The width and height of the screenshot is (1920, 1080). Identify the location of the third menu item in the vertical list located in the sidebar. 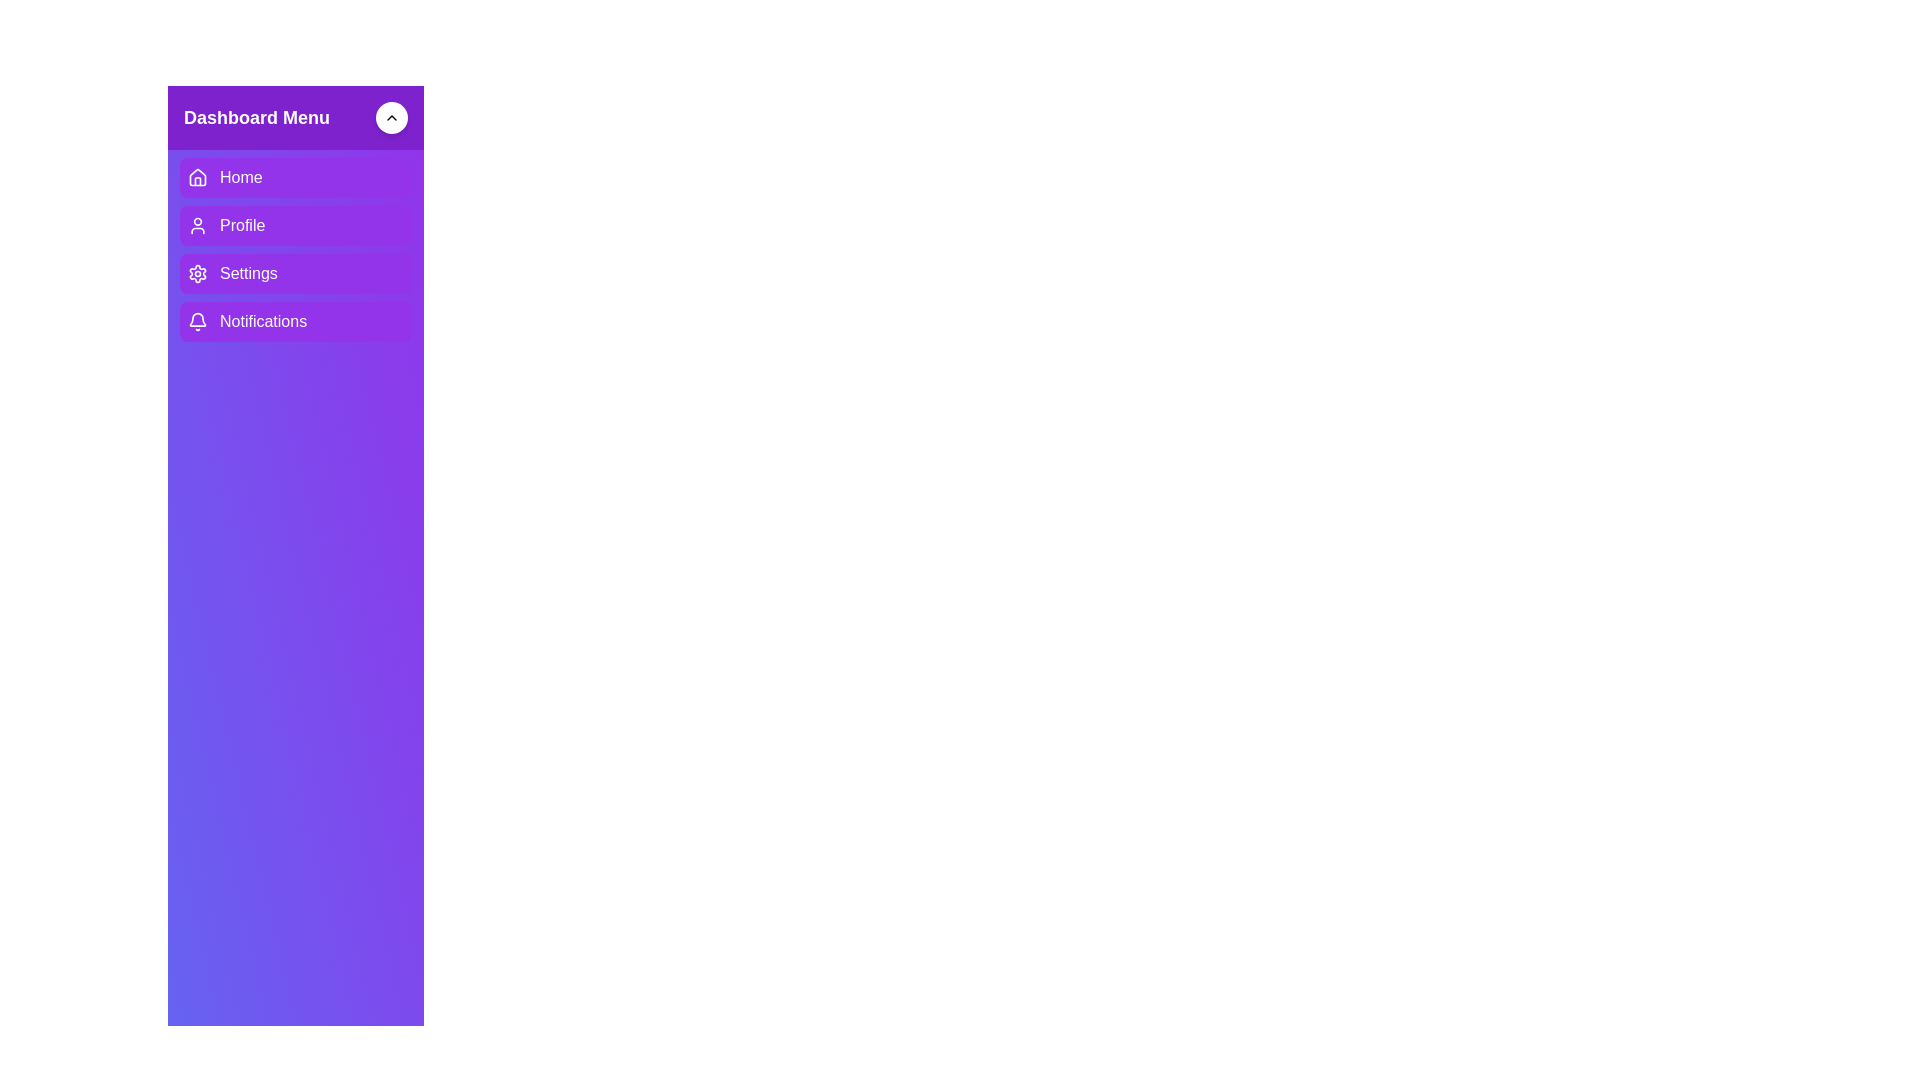
(295, 273).